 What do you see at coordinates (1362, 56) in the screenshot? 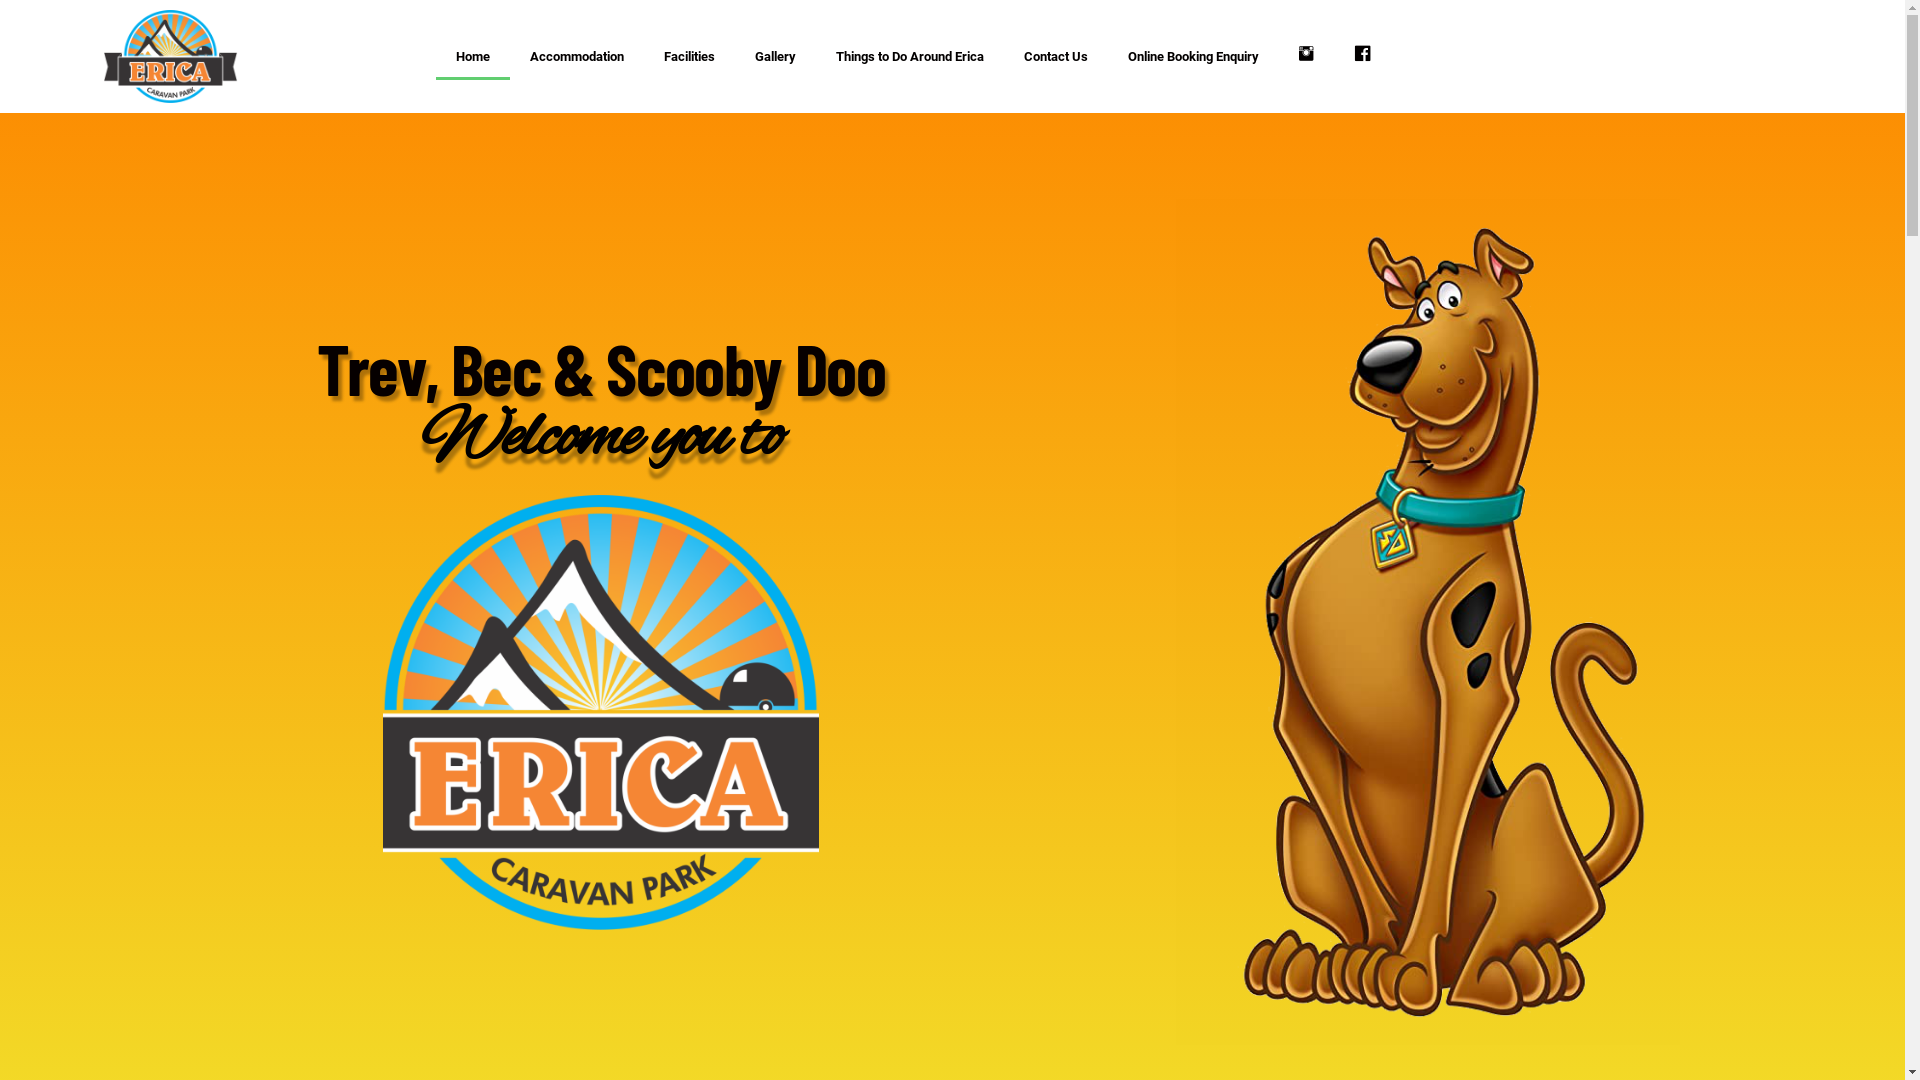
I see `'Facebook'` at bounding box center [1362, 56].